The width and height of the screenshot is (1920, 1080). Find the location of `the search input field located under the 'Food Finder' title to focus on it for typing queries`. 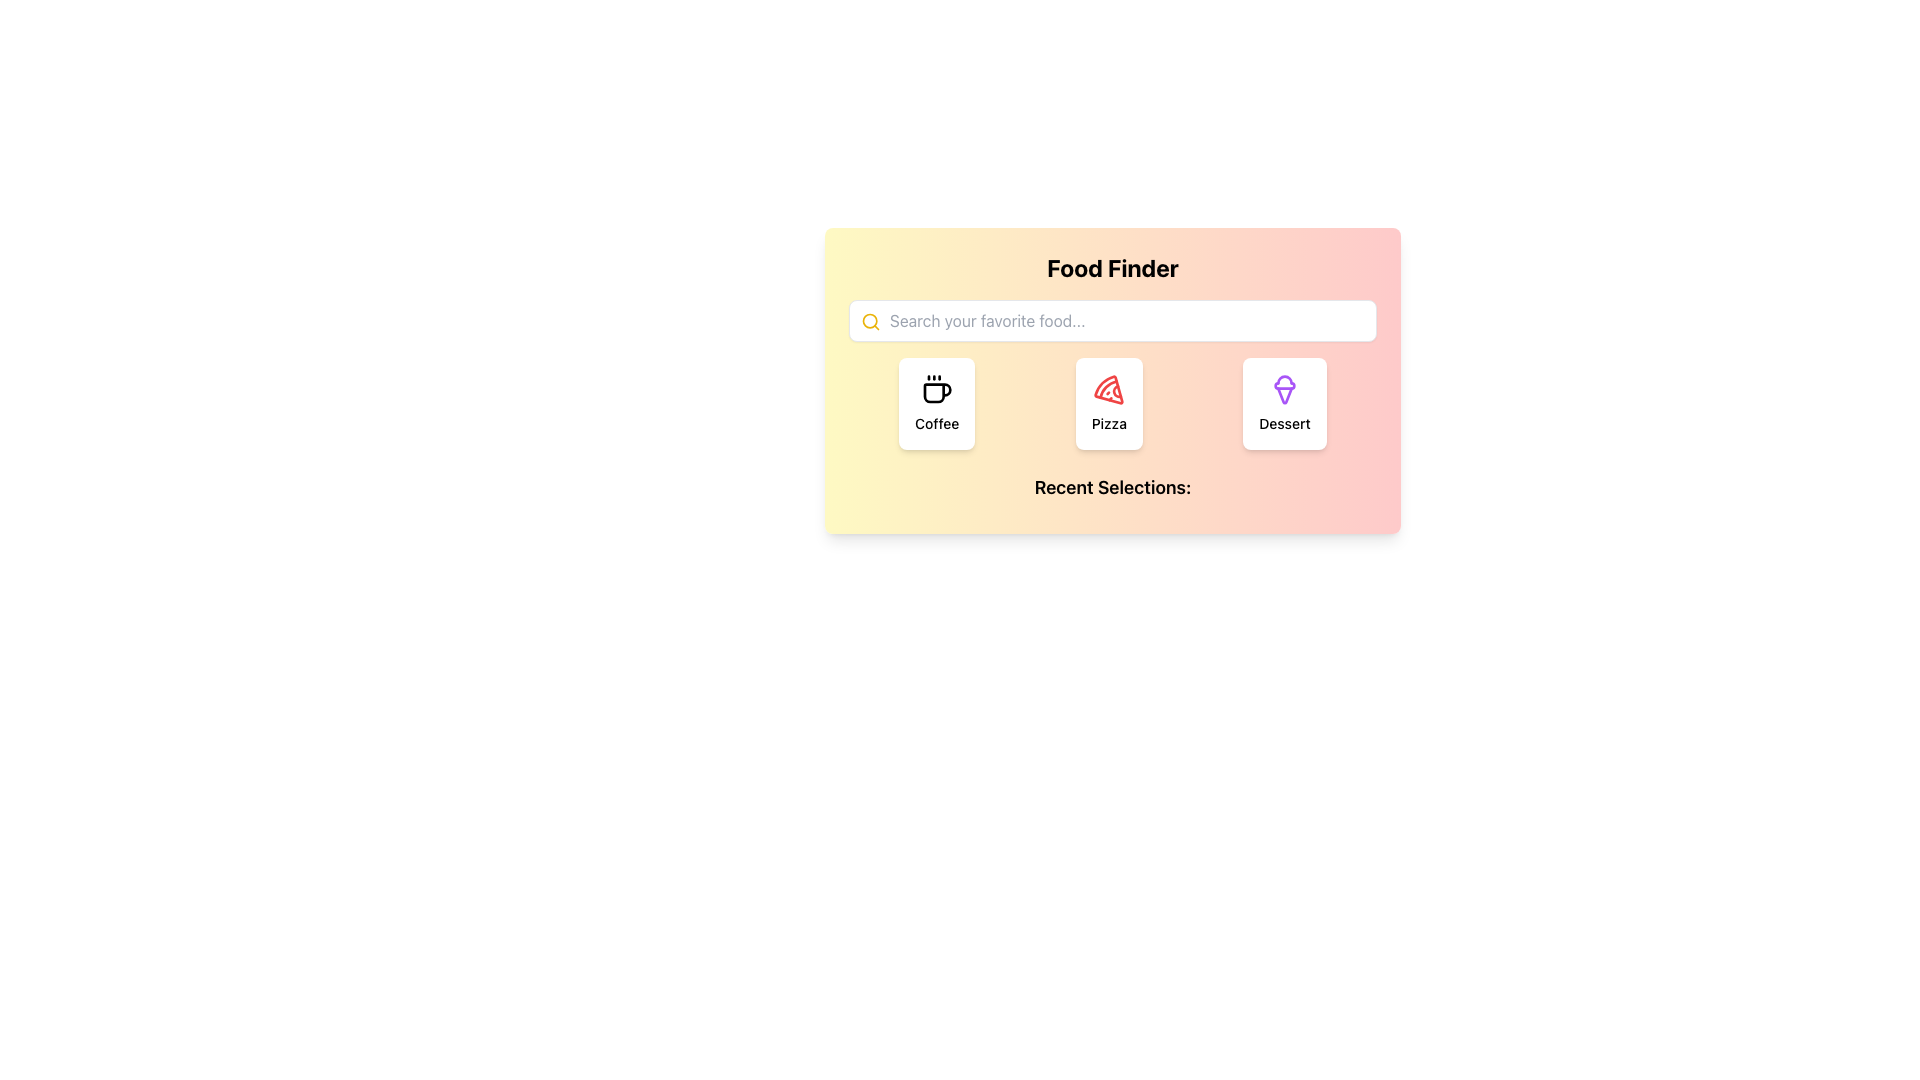

the search input field located under the 'Food Finder' title to focus on it for typing queries is located at coordinates (1112, 319).